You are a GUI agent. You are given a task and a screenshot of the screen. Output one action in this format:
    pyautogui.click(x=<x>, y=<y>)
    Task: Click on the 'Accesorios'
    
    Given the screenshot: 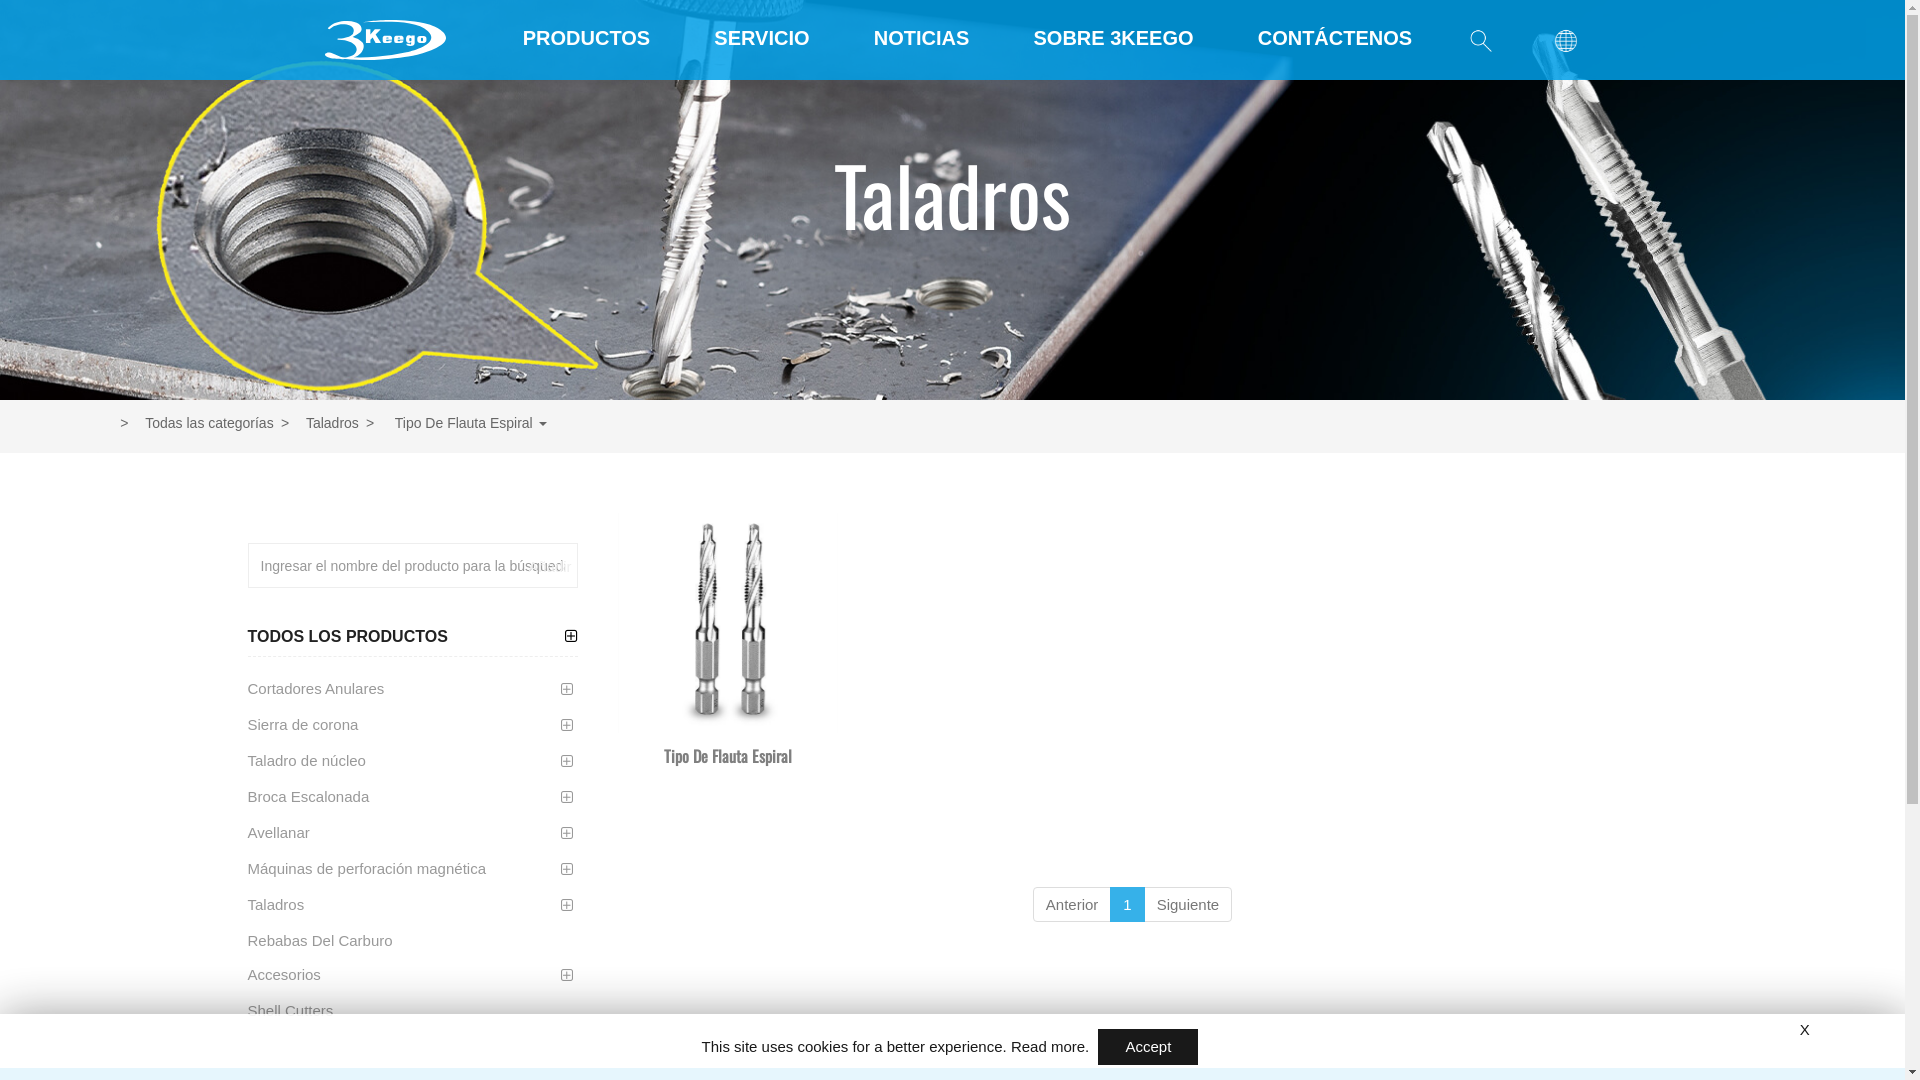 What is the action you would take?
    pyautogui.click(x=247, y=974)
    